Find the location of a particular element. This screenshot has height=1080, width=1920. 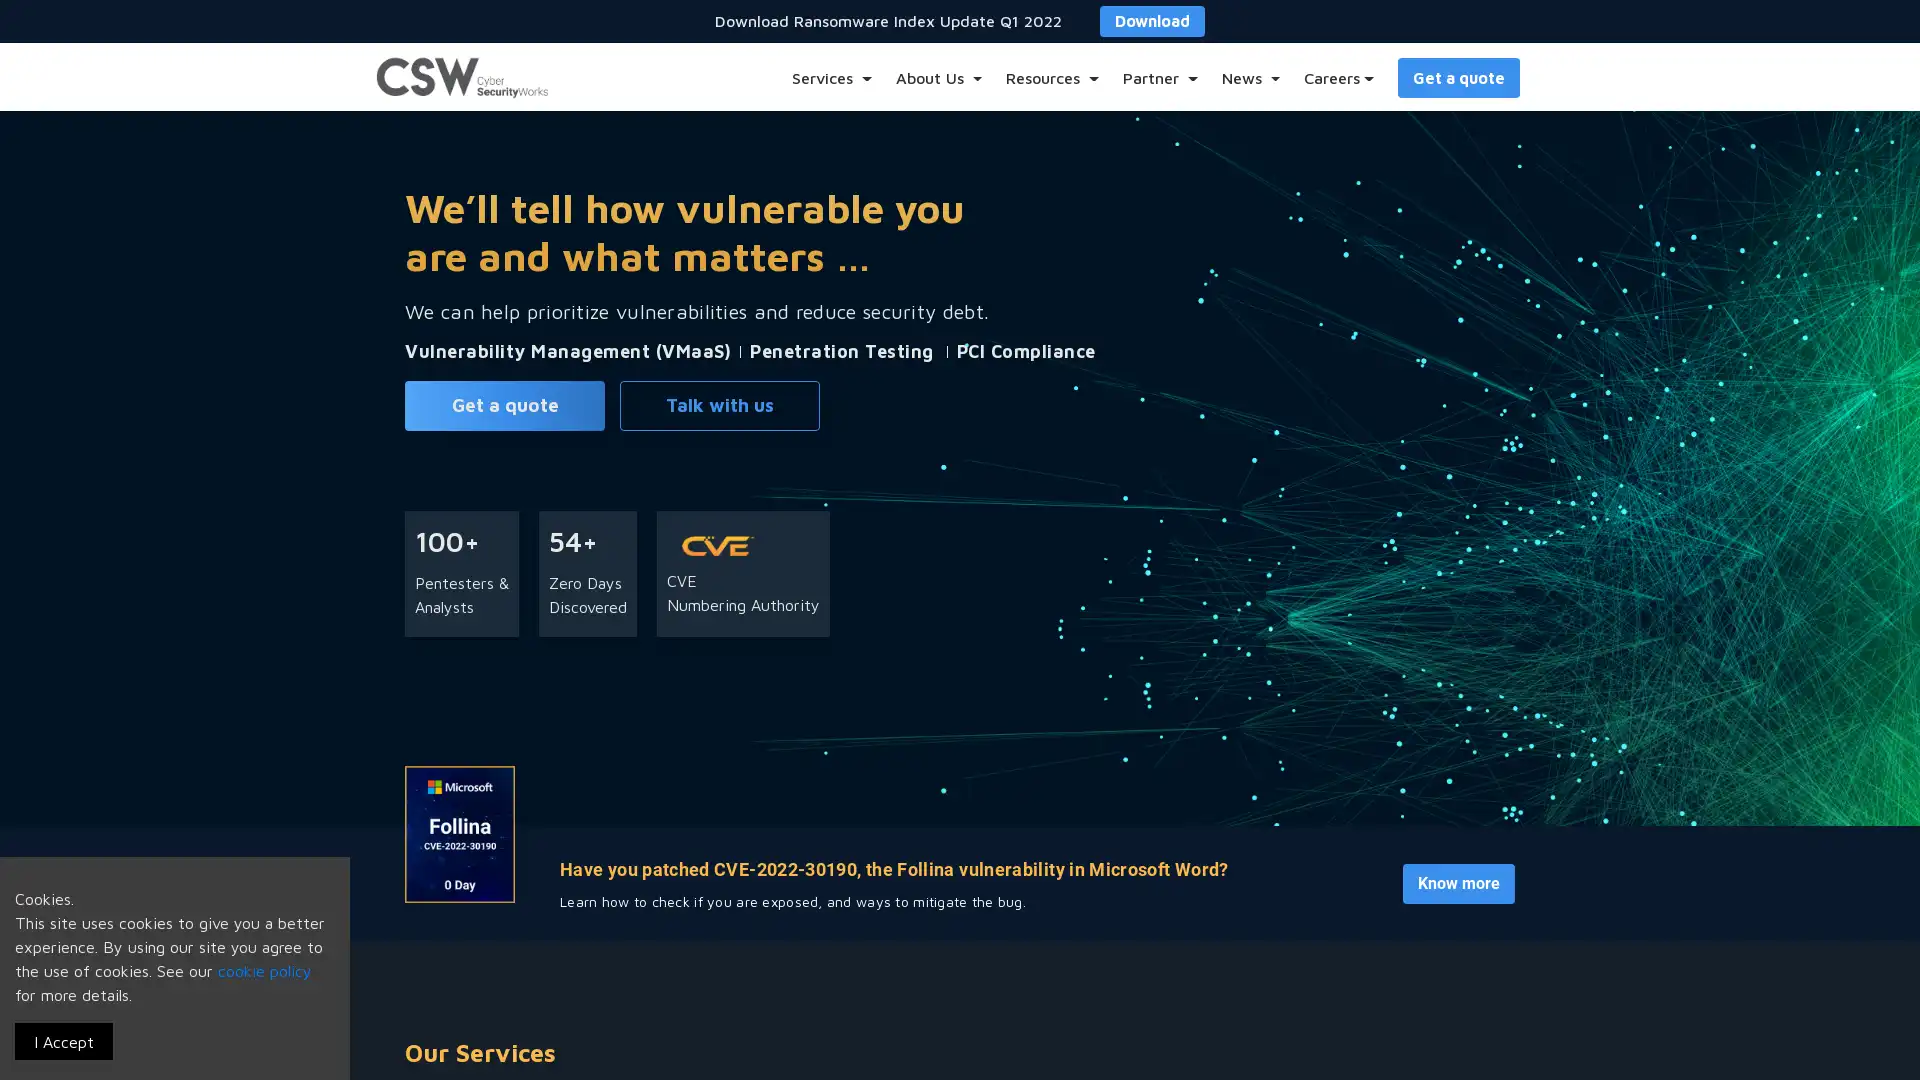

Talk with us is located at coordinates (720, 405).